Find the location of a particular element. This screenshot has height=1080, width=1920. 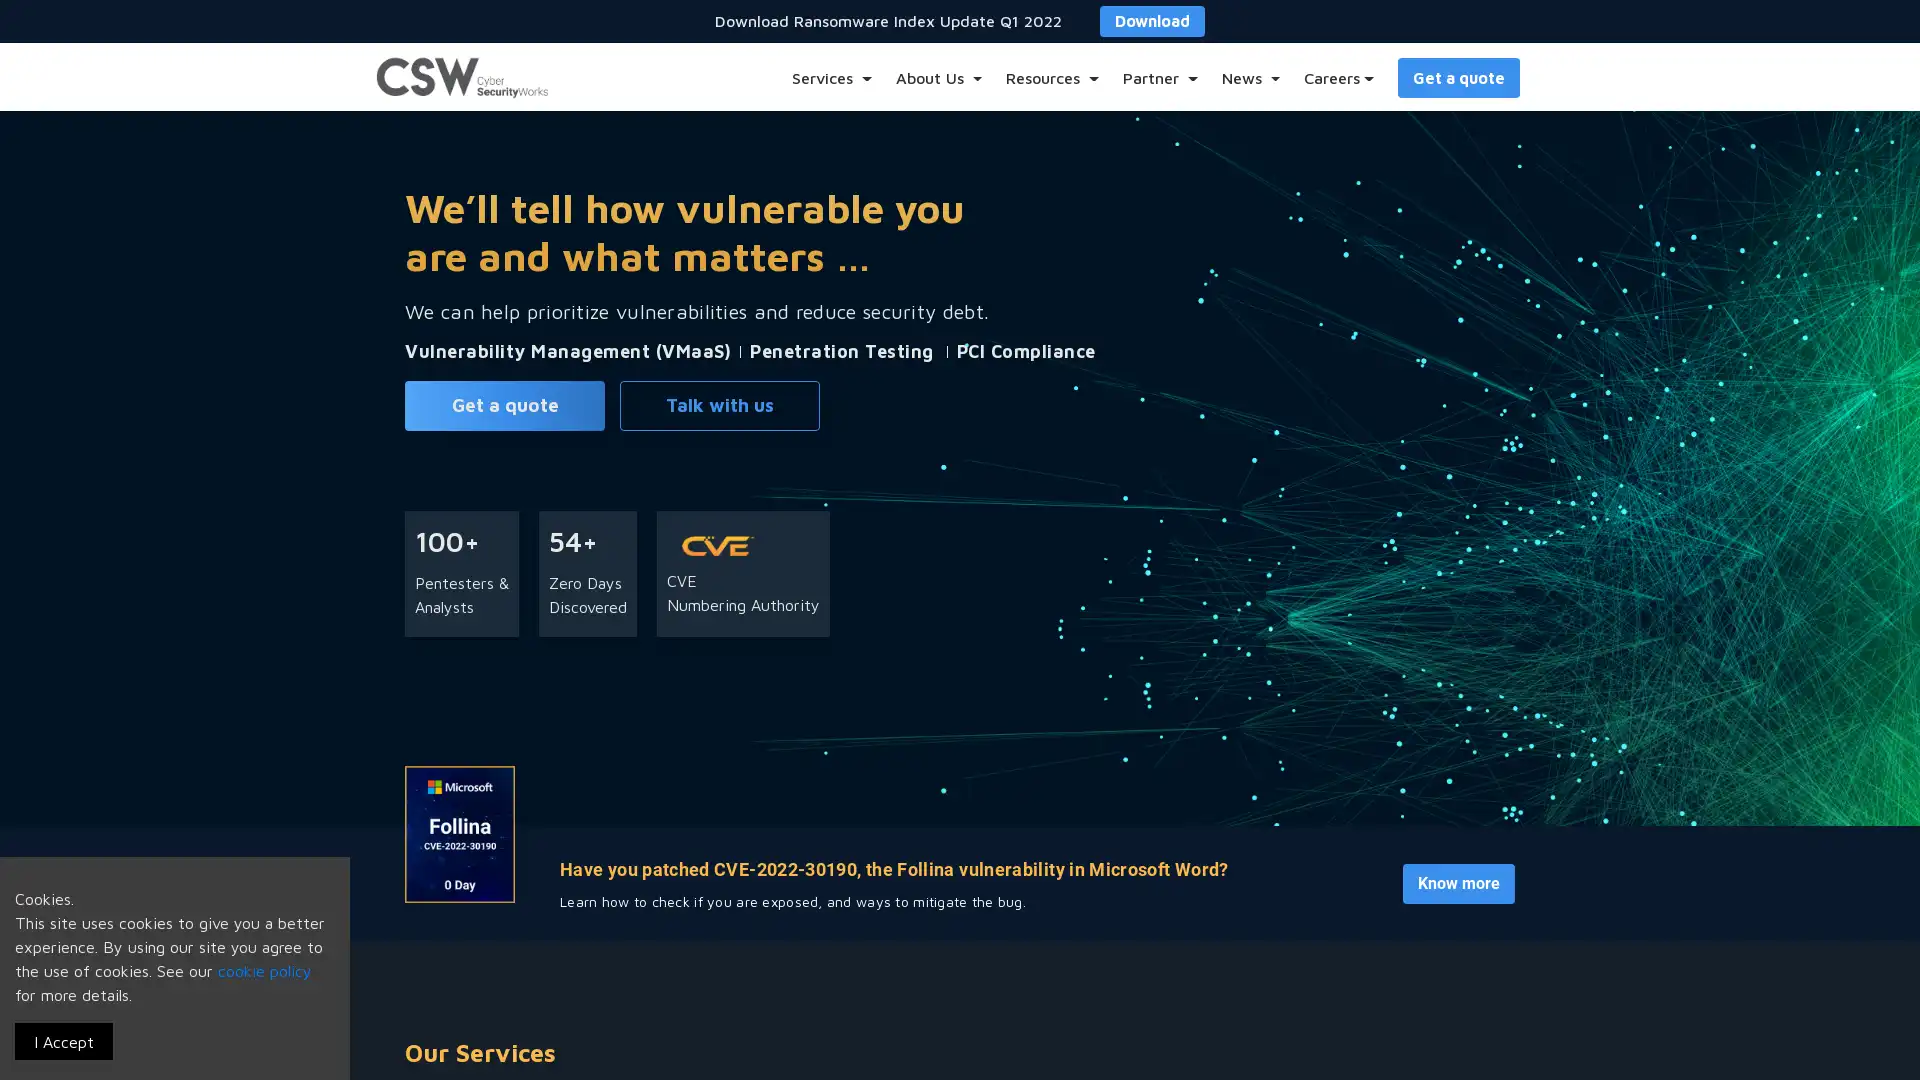

Talk with us is located at coordinates (720, 405).